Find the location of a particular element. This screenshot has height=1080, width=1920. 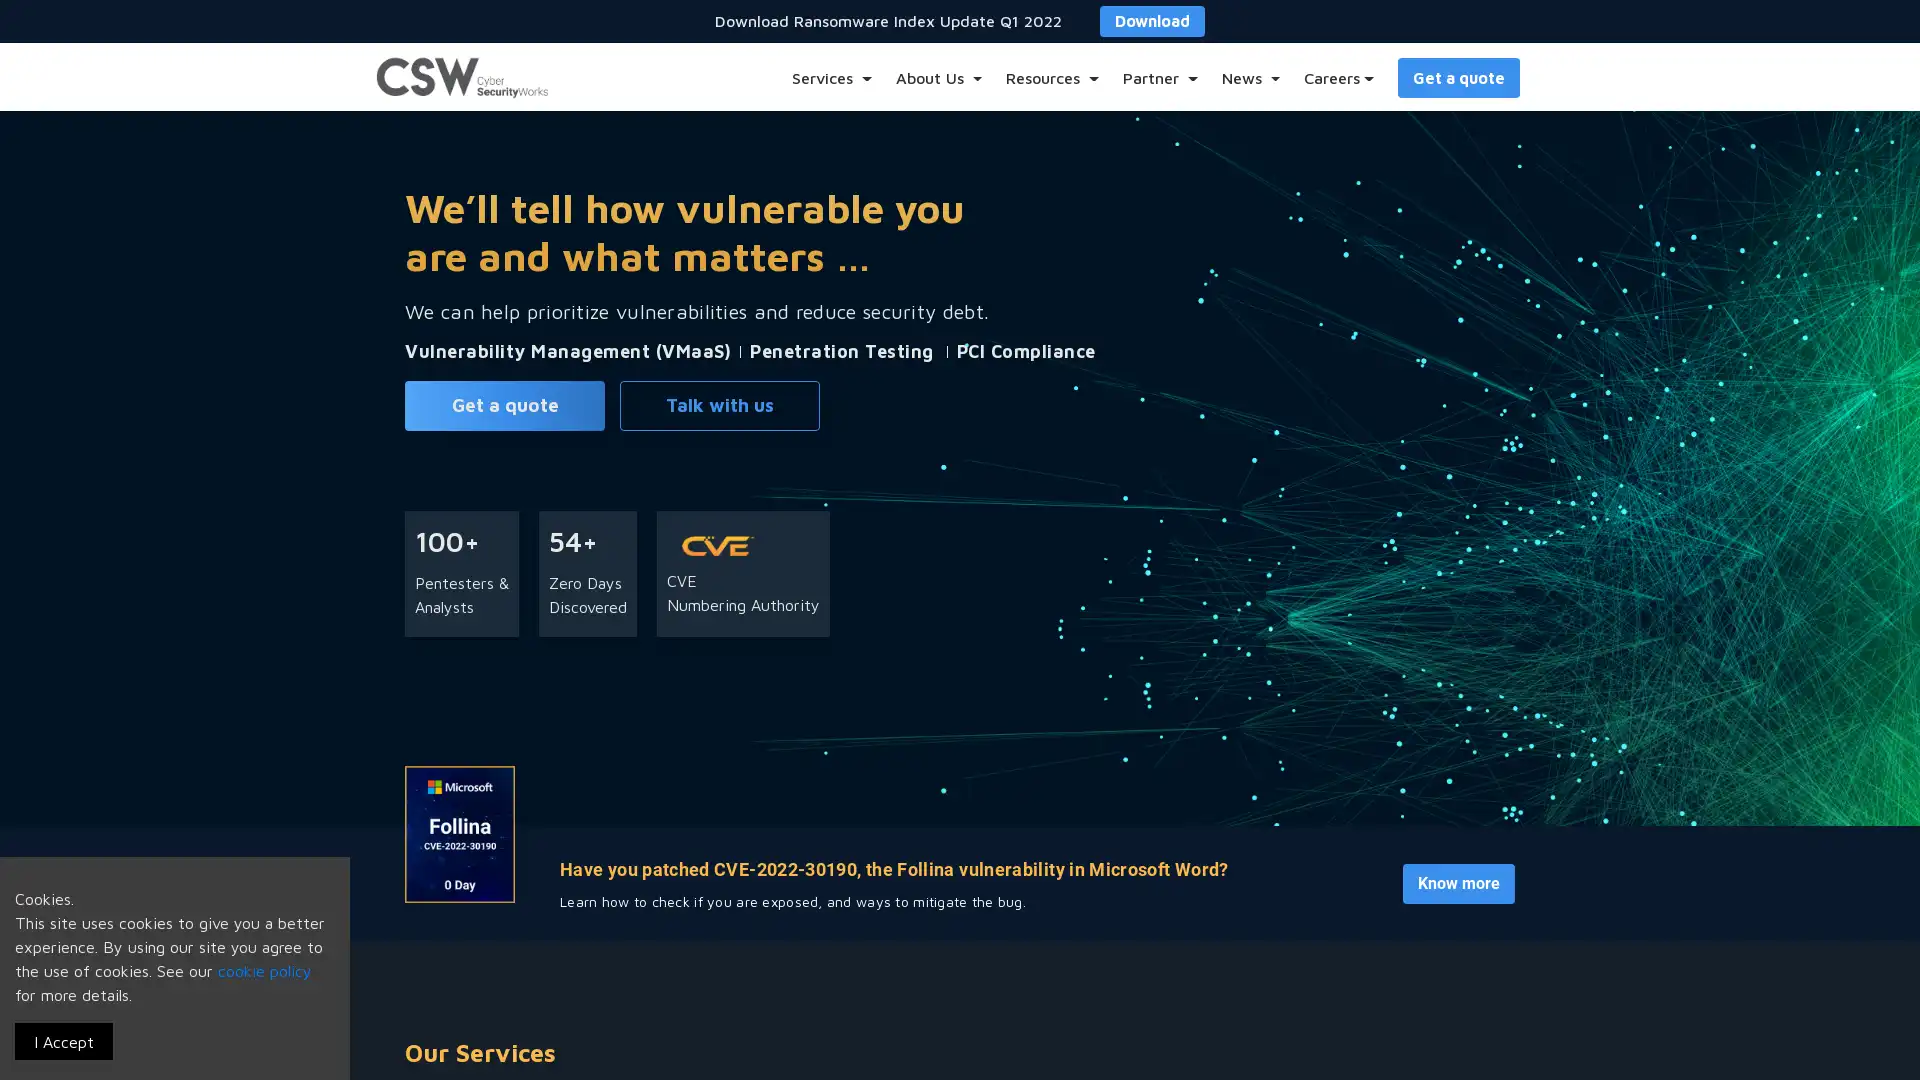

Talk with us is located at coordinates (720, 405).